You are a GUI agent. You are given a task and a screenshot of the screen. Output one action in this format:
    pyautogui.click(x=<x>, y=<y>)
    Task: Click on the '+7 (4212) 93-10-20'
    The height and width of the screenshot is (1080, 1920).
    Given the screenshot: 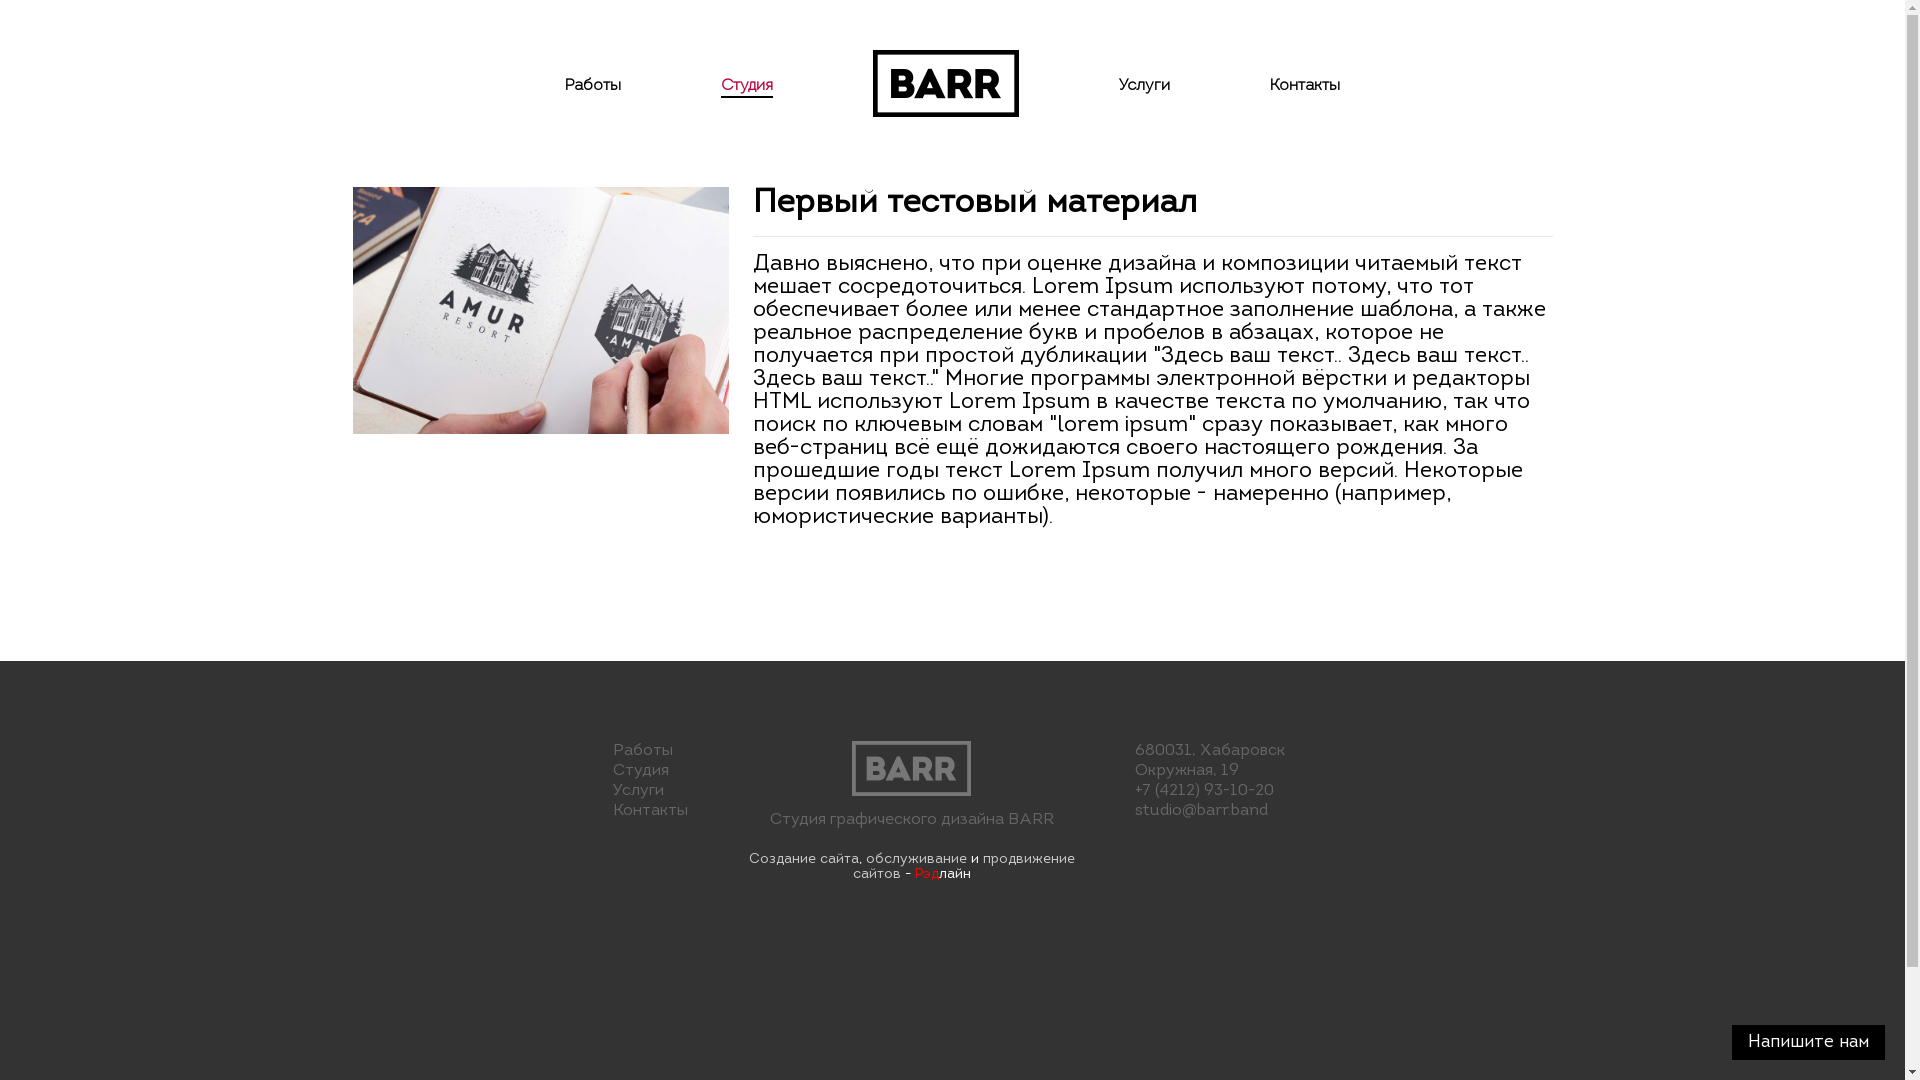 What is the action you would take?
    pyautogui.click(x=1134, y=789)
    